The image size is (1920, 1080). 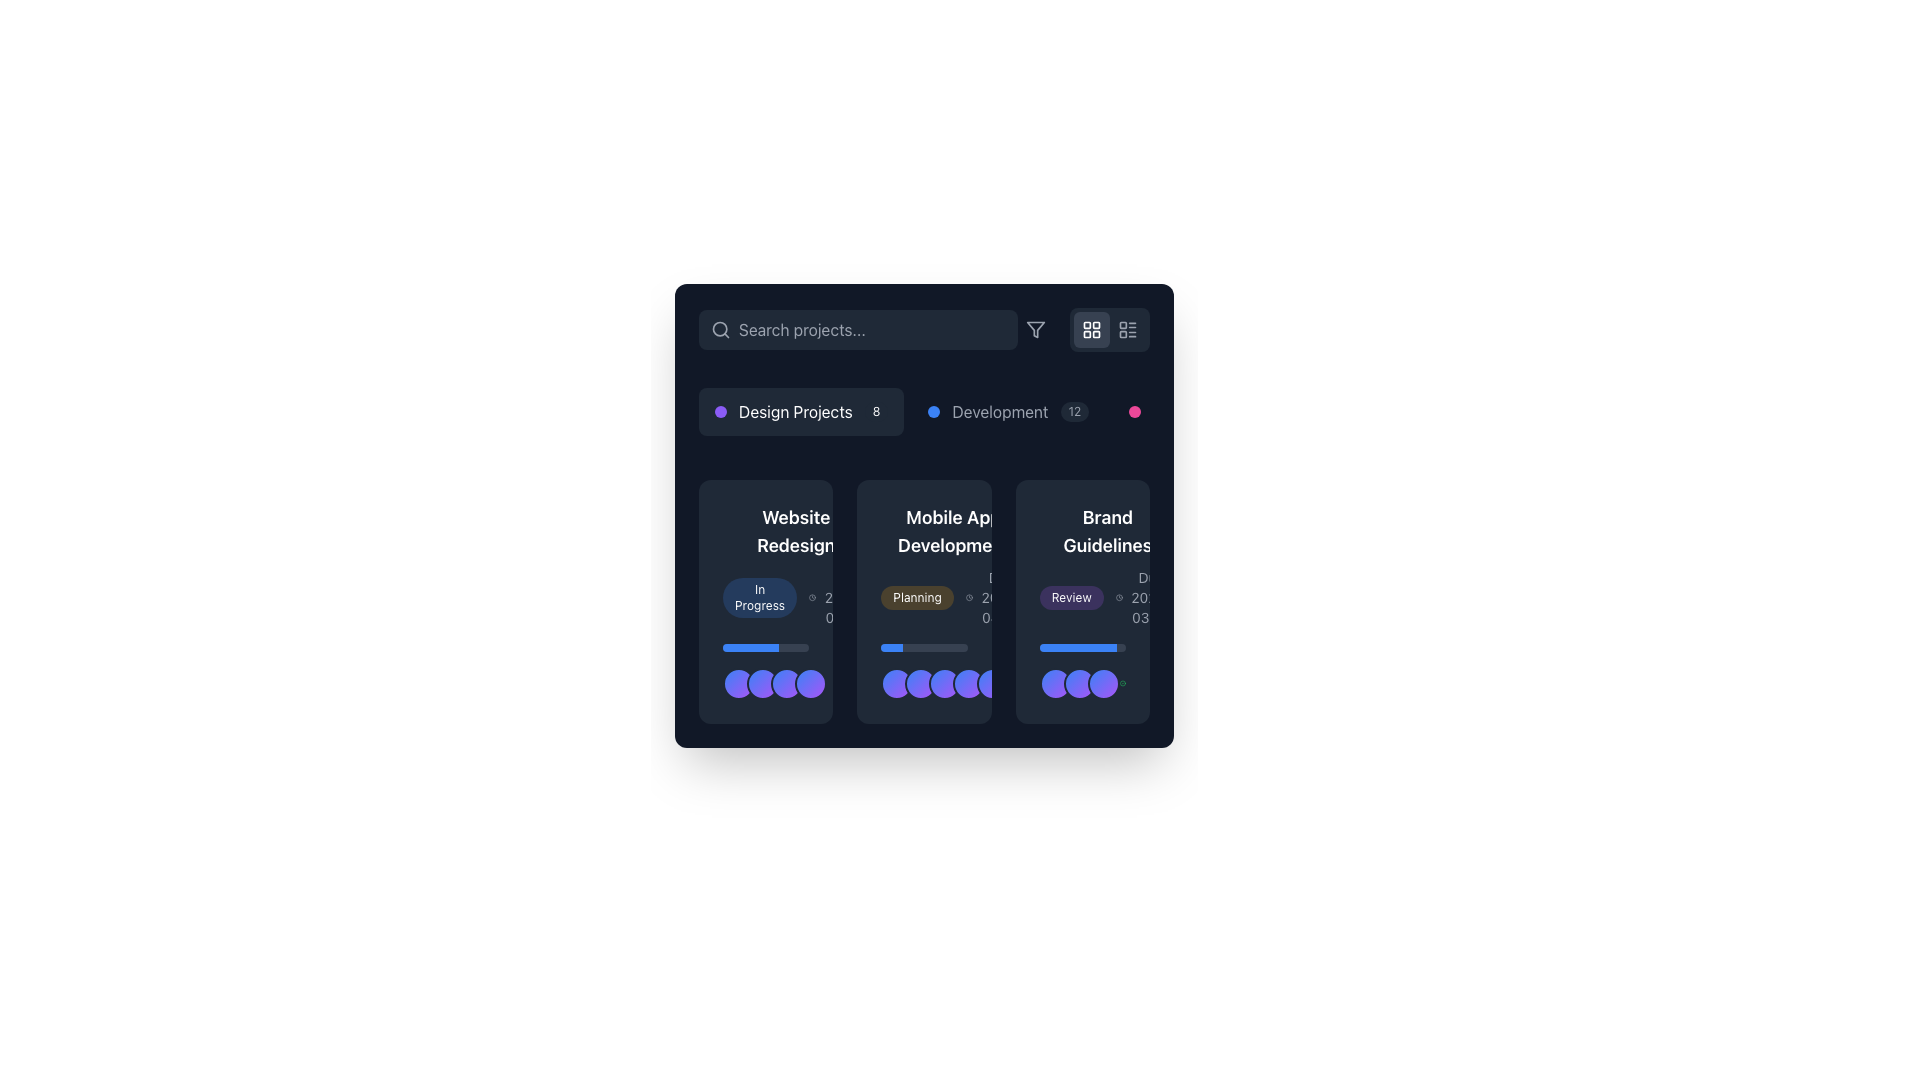 I want to click on the icon representing a list layout, located in the top-right area of the interface, adjacent to the grid view icon, to switch to list view, so click(x=1128, y=329).